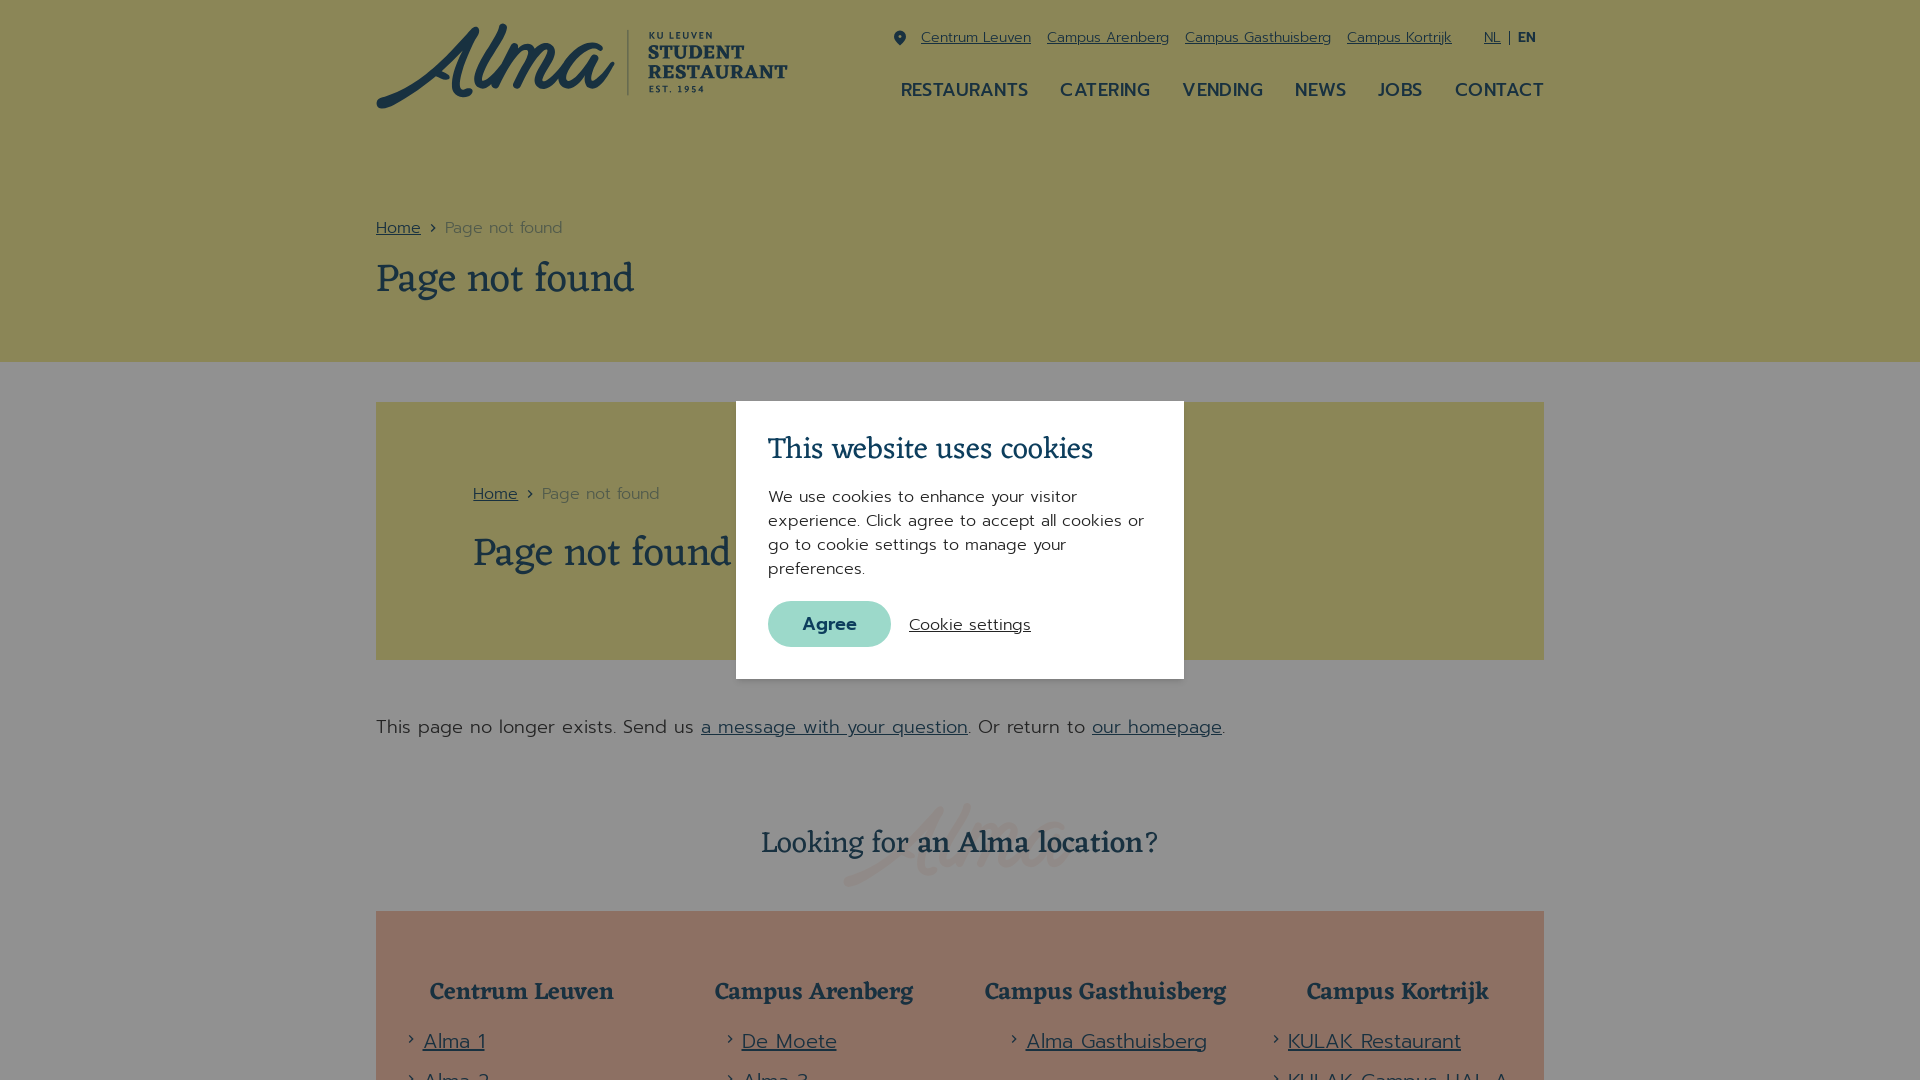 This screenshot has height=1080, width=1920. What do you see at coordinates (542, 493) in the screenshot?
I see `'Page not found'` at bounding box center [542, 493].